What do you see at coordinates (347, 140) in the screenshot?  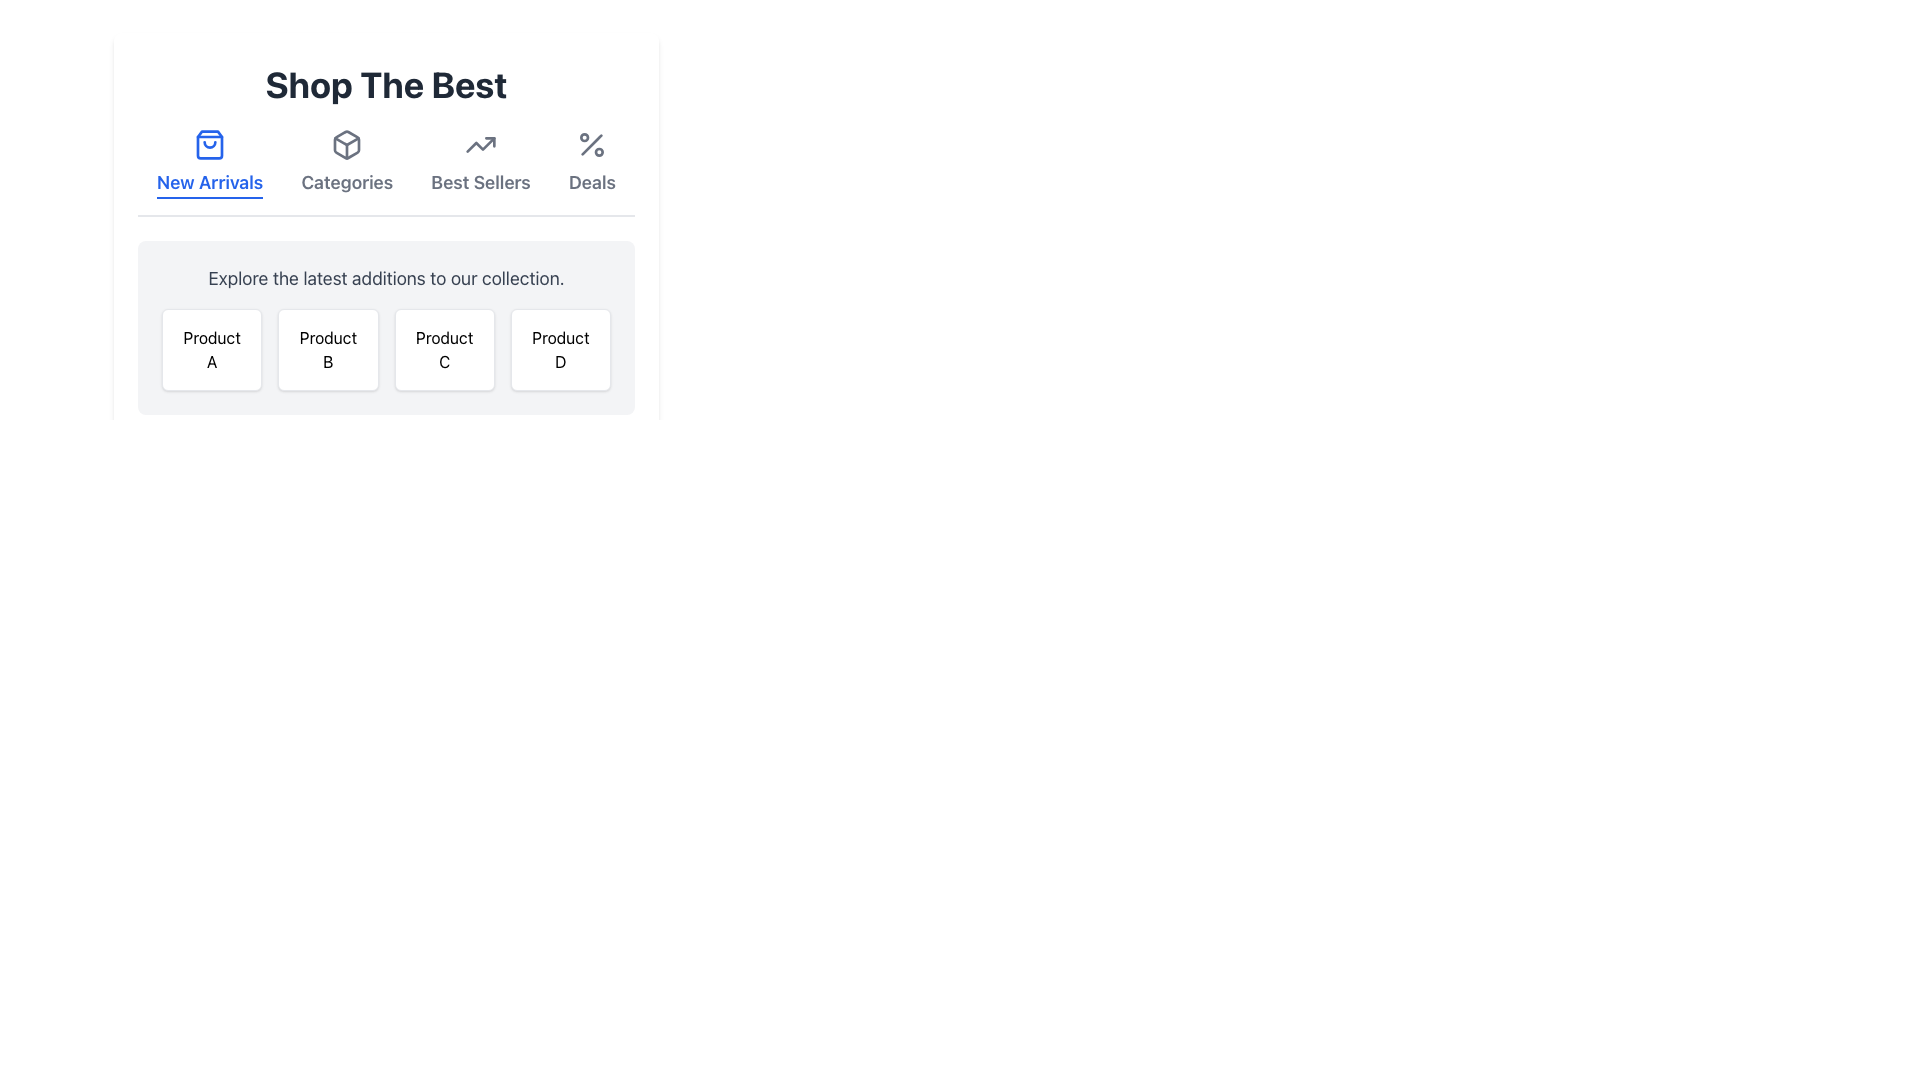 I see `the box icon located in the navigation area under the 'Categories' label, which is the second icon in a row of four icons in the header menu` at bounding box center [347, 140].